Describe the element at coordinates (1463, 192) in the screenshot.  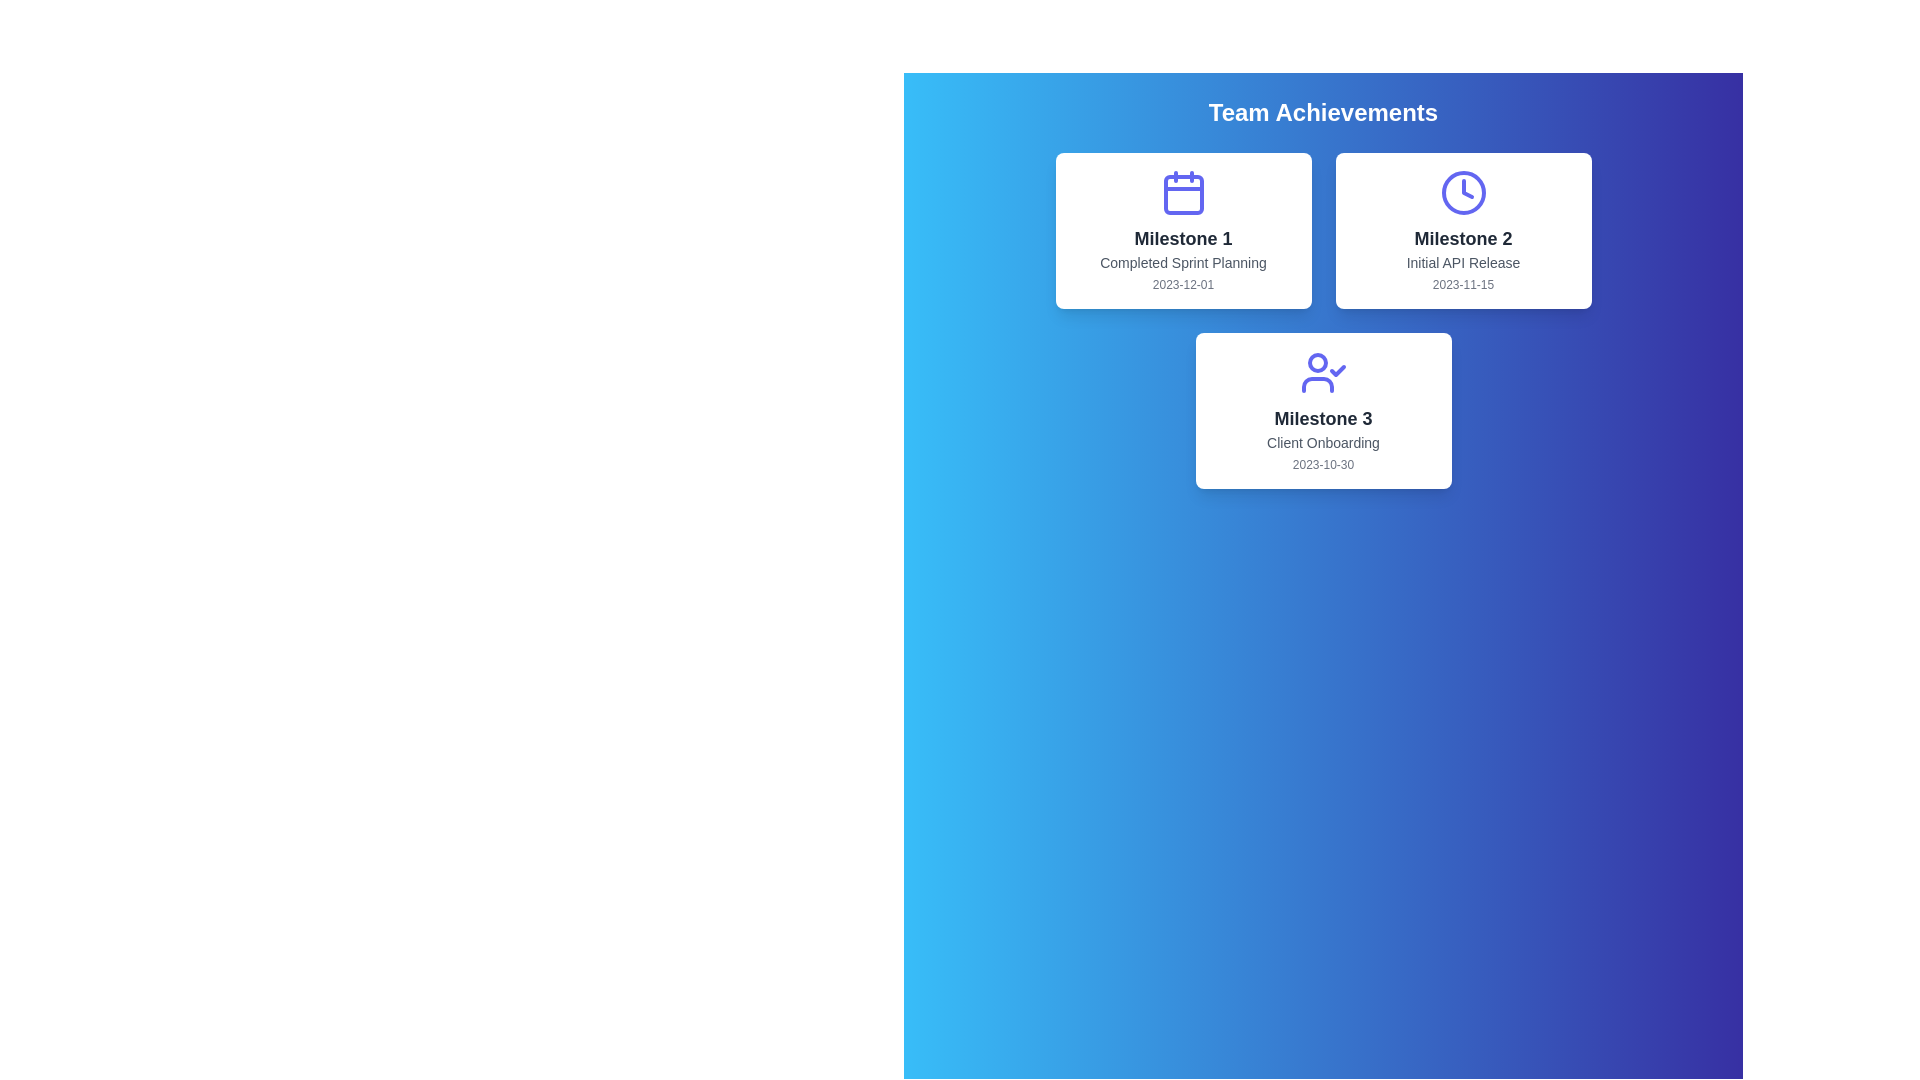
I see `the SVG circle element representing the clock icon associated with the 'Milestone 2' entry` at that location.